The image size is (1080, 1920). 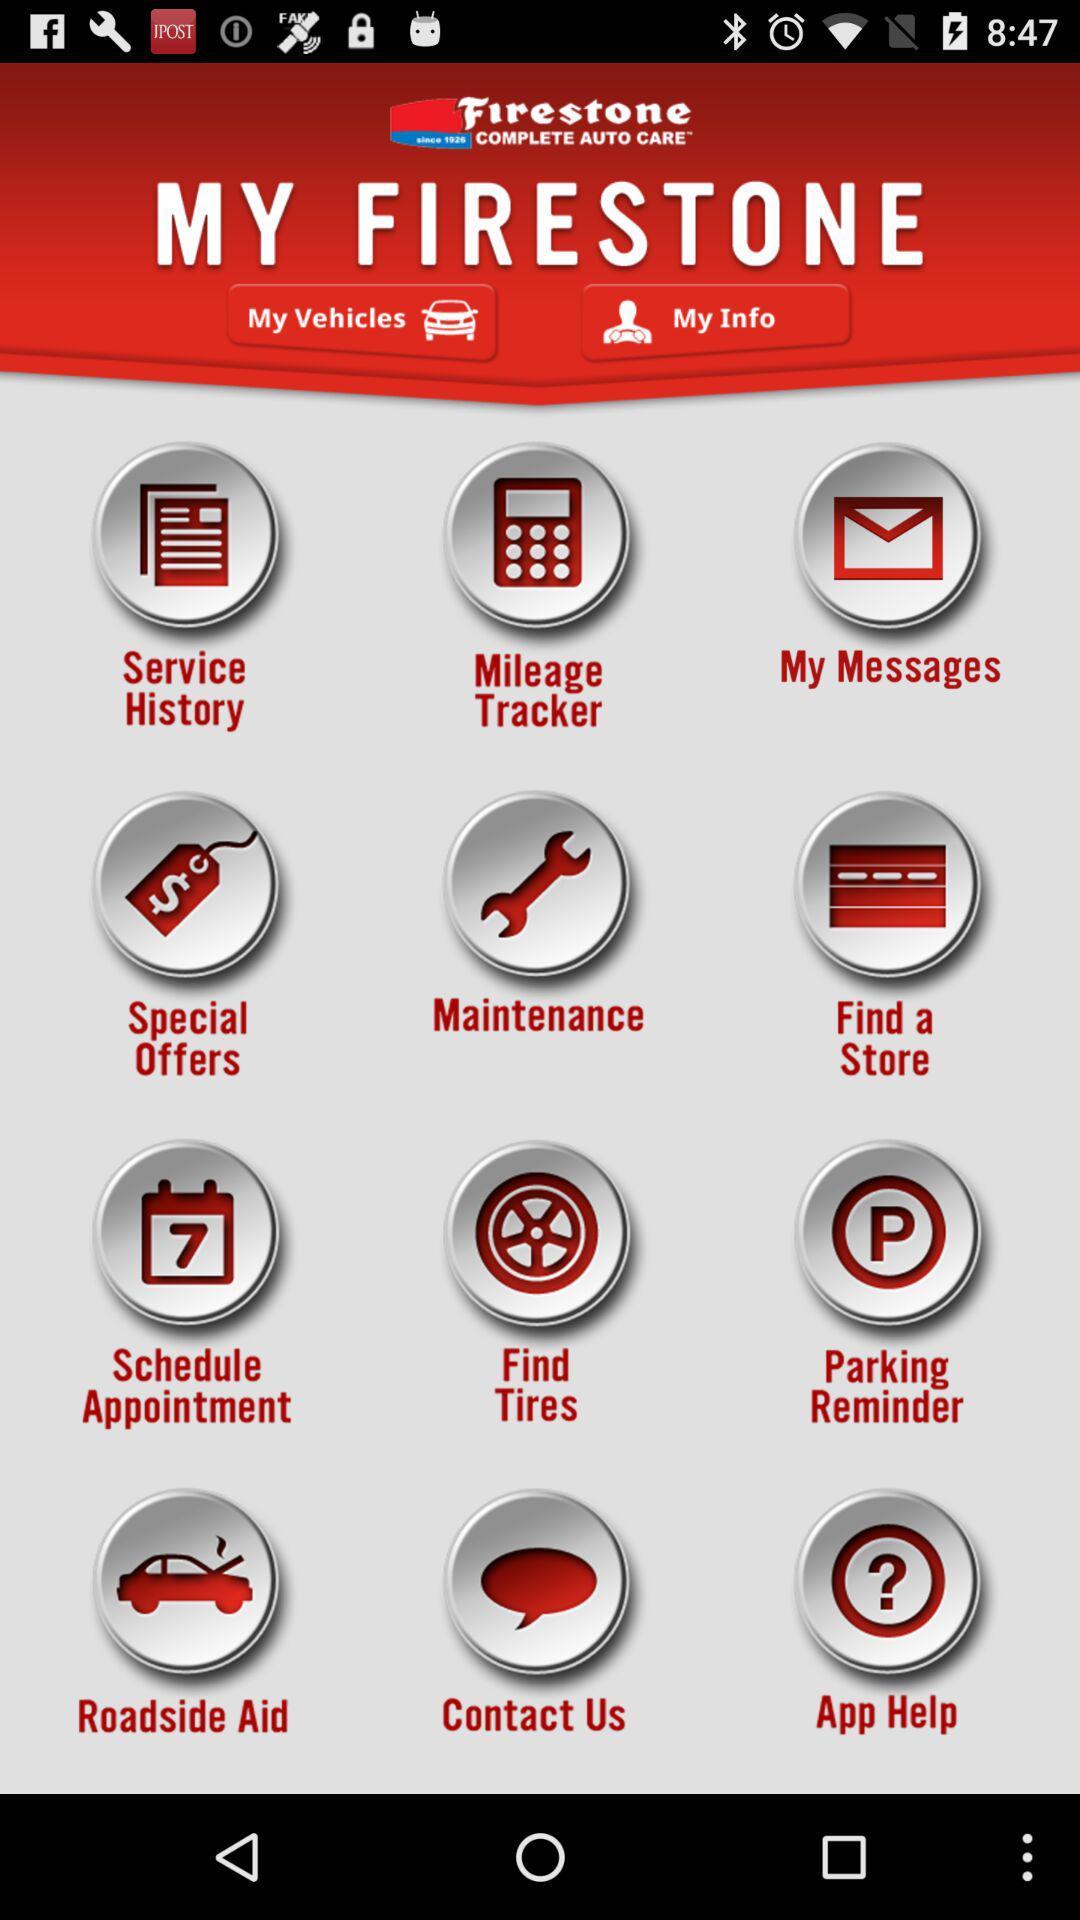 I want to click on the icon at the center, so click(x=540, y=935).